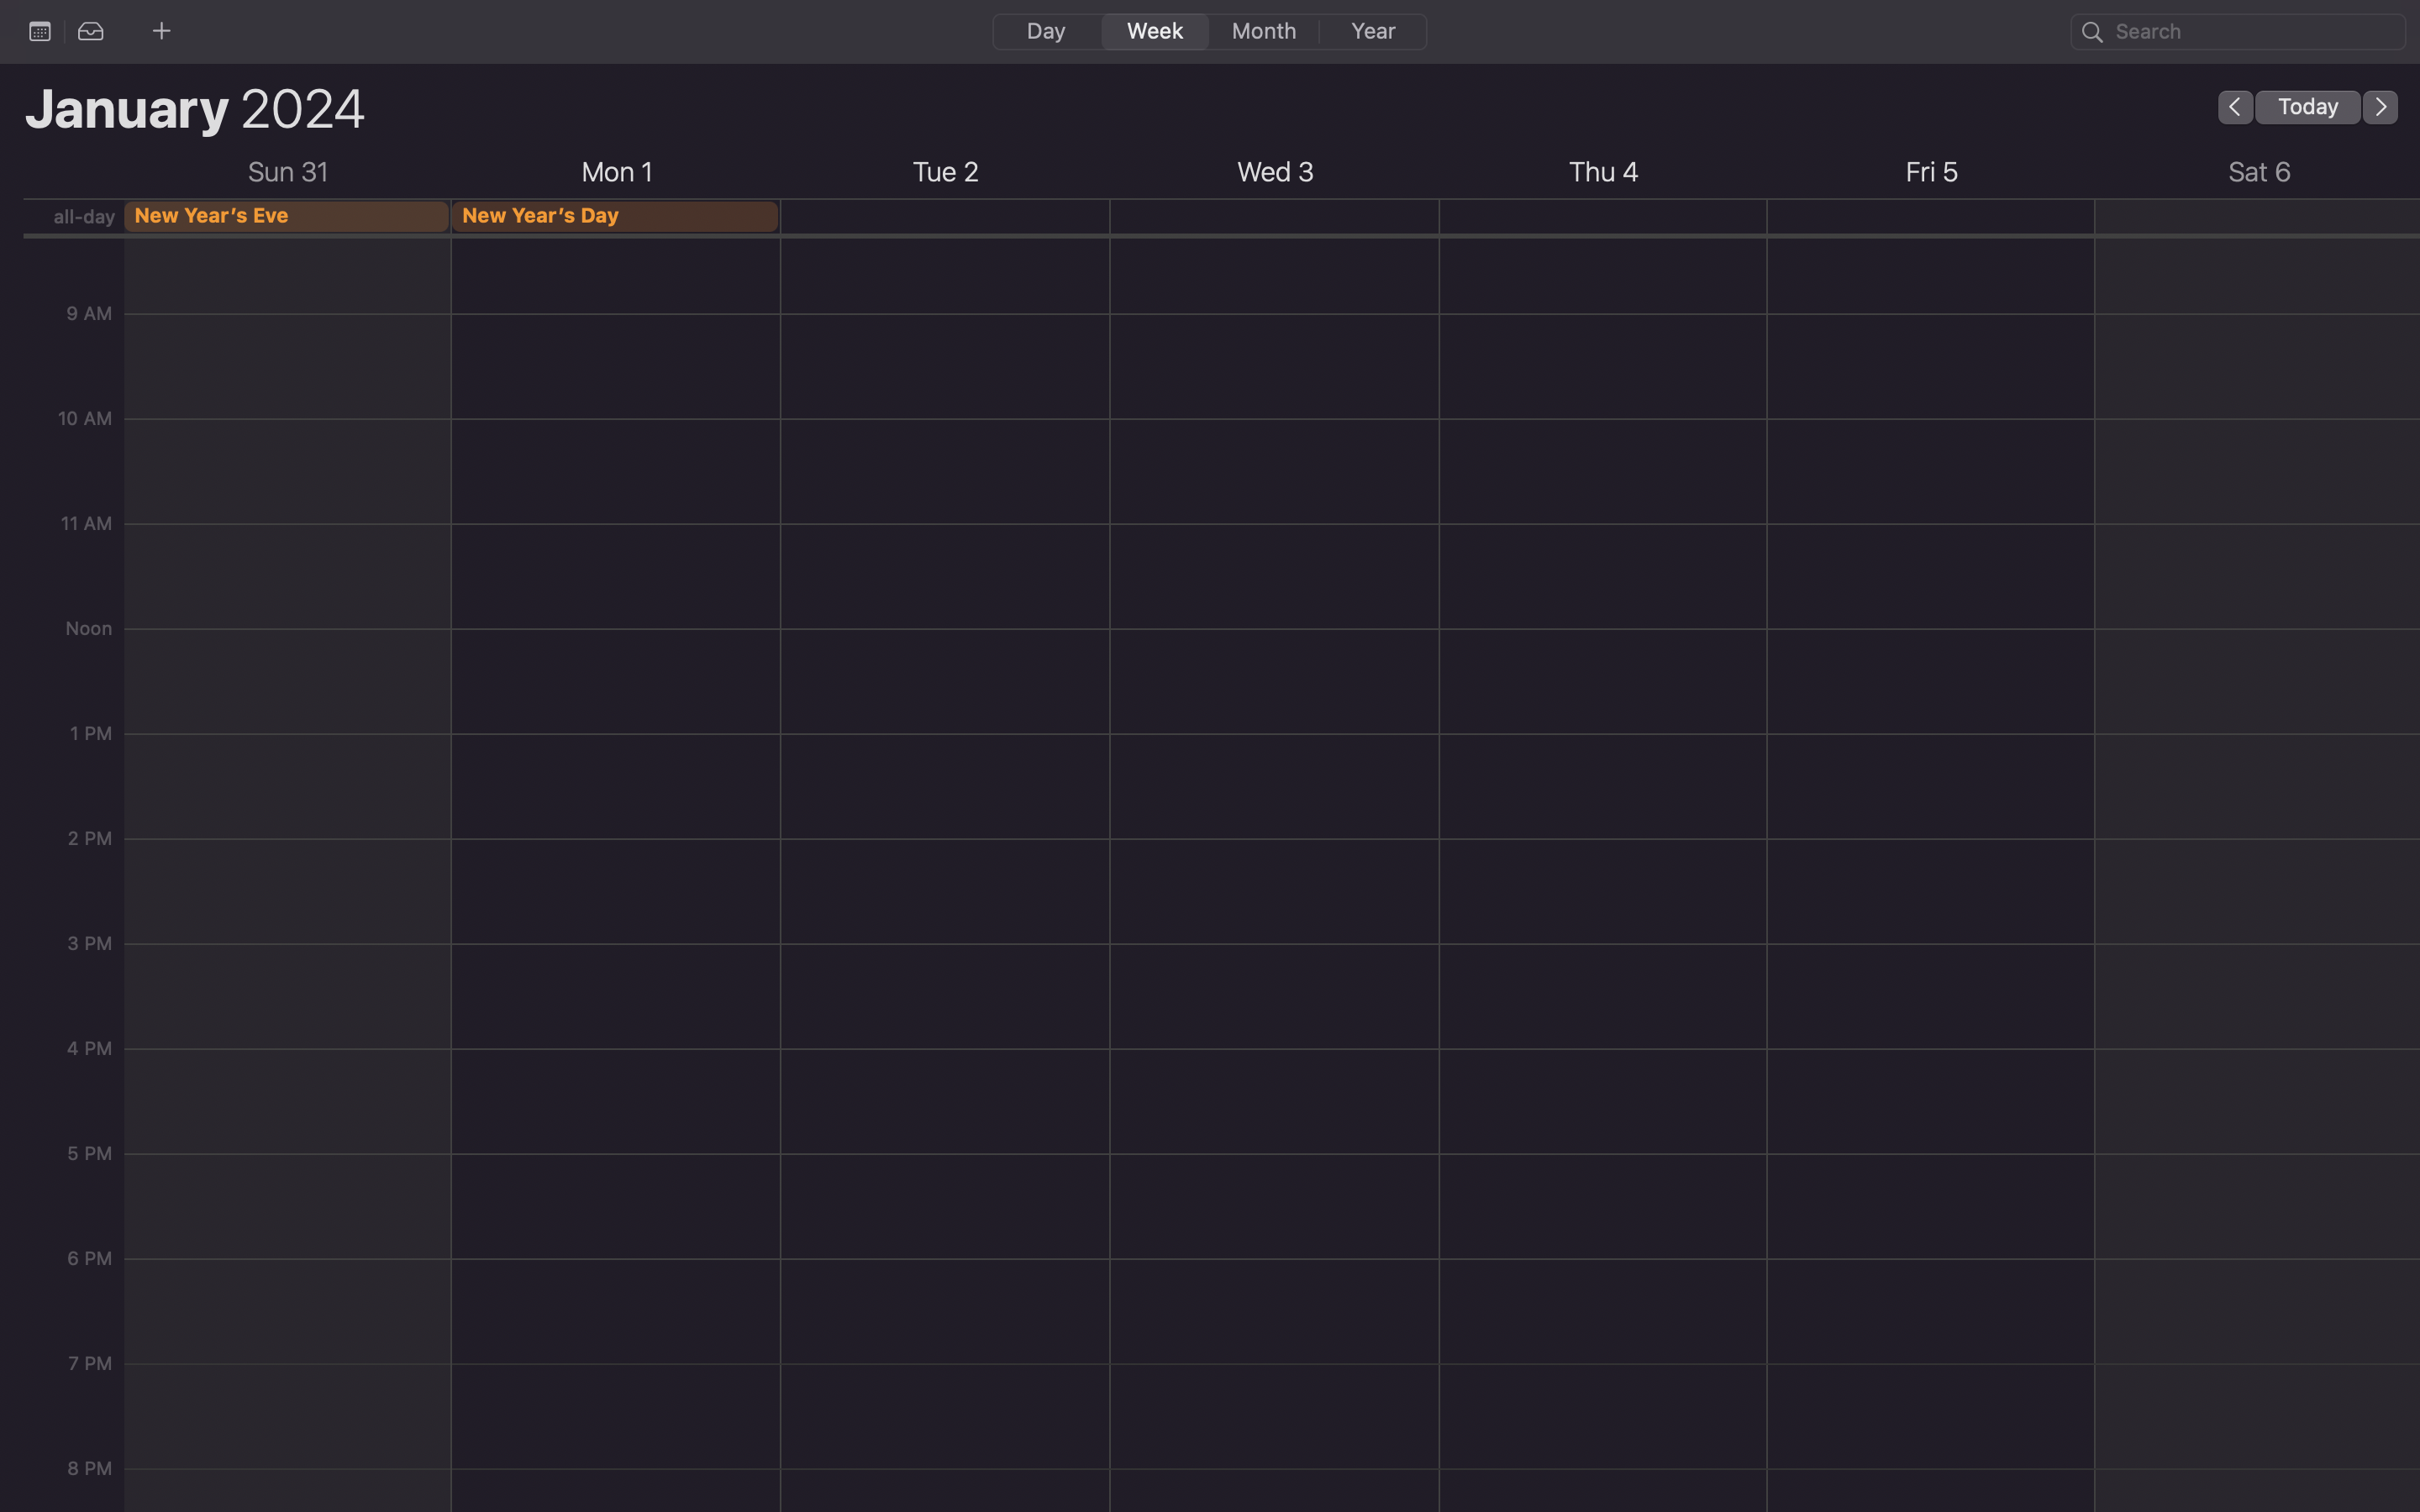 Image resolution: width=2420 pixels, height=1512 pixels. Describe the element at coordinates (944, 333) in the screenshot. I see `Arrange a time-table for Thursday from 9:30 am to 3 pm` at that location.